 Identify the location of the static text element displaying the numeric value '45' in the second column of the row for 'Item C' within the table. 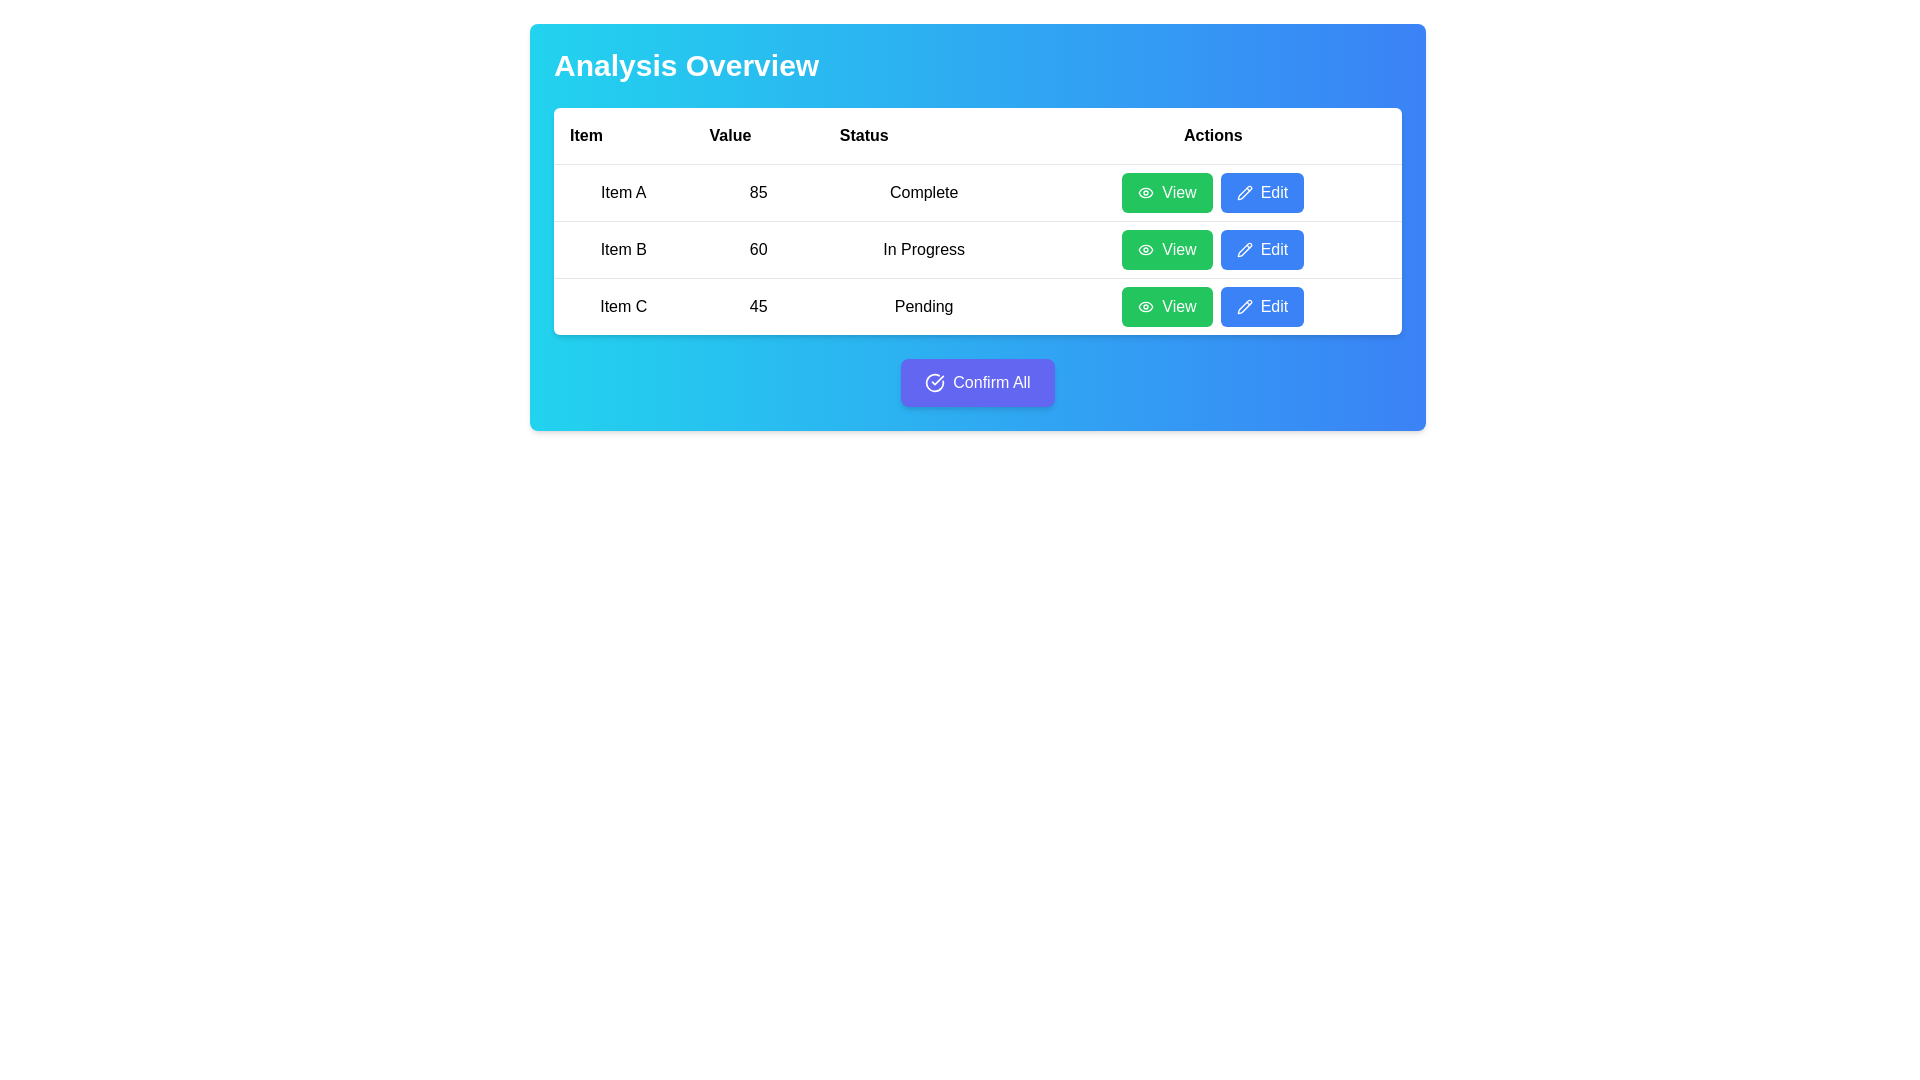
(757, 306).